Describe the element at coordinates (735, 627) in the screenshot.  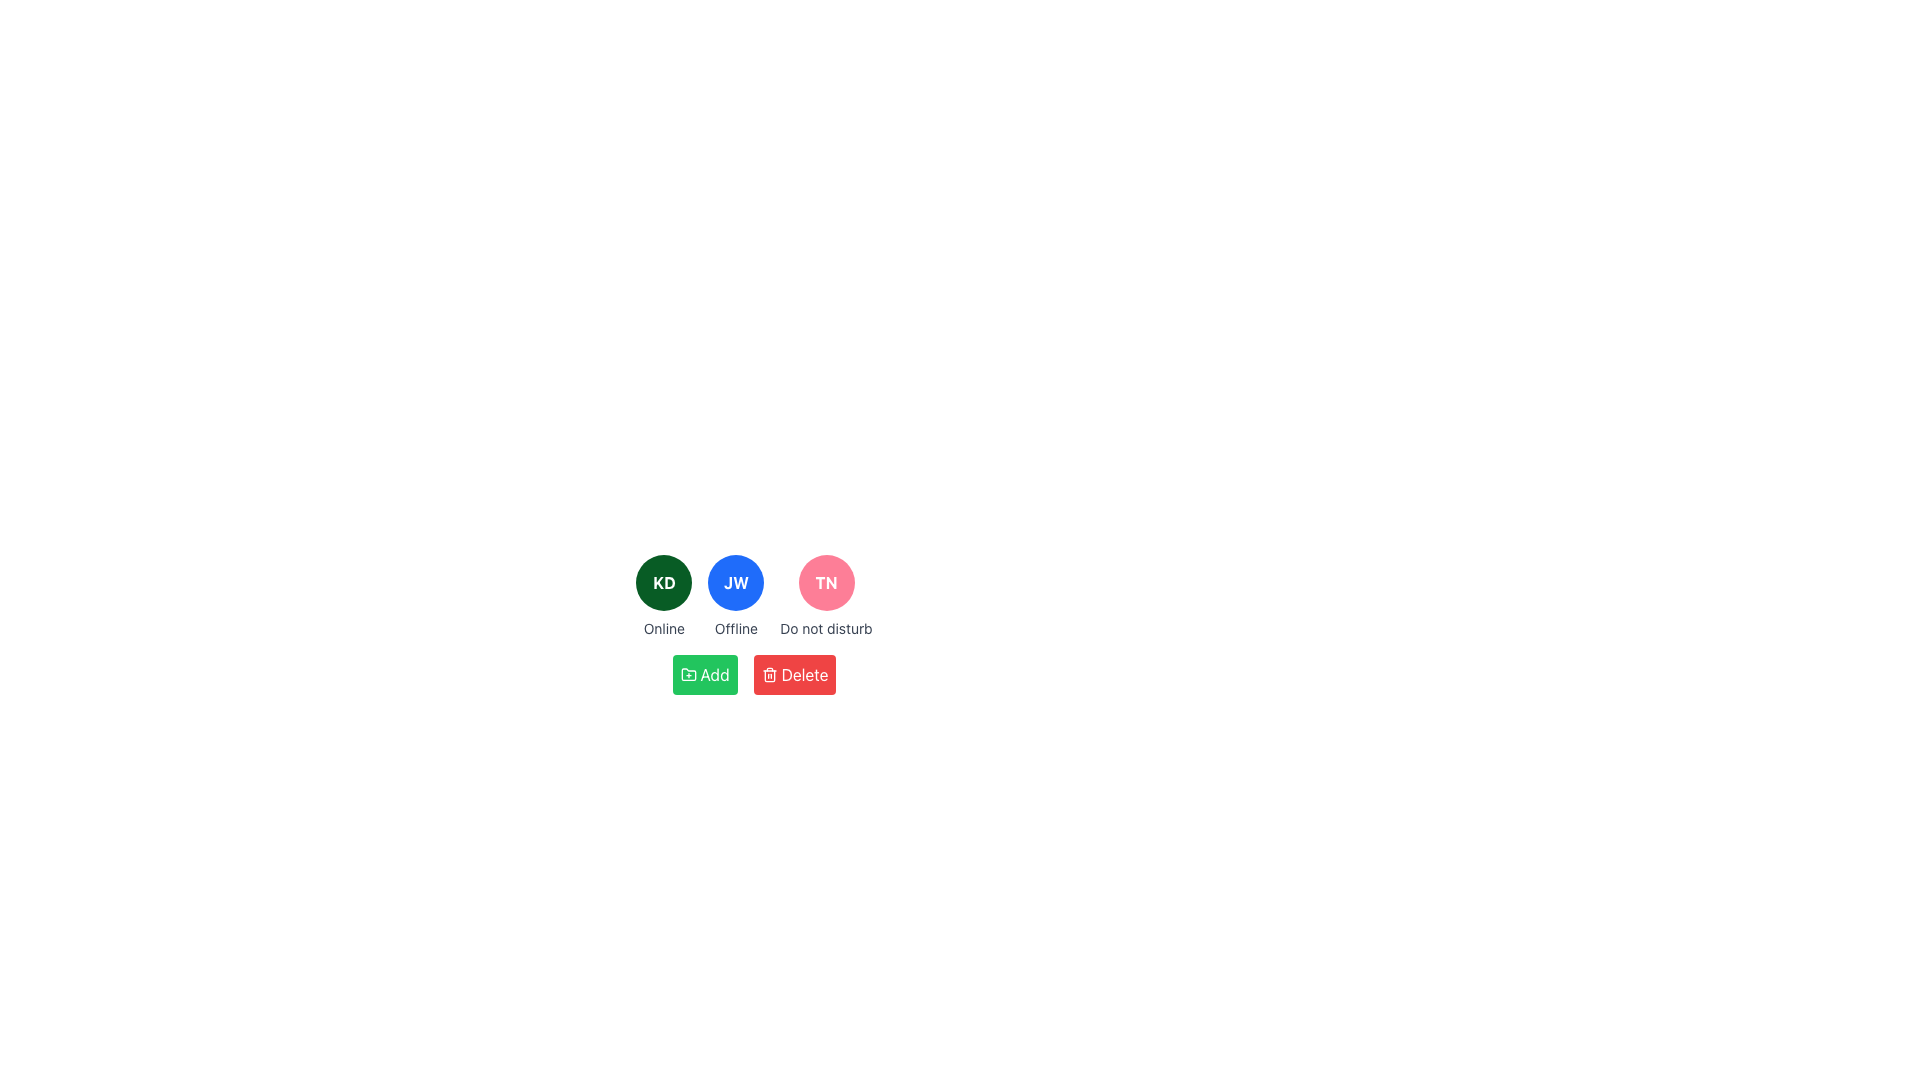
I see `the text label displaying 'Offline', which is positioned below the circular avatar labeled 'JW'` at that location.